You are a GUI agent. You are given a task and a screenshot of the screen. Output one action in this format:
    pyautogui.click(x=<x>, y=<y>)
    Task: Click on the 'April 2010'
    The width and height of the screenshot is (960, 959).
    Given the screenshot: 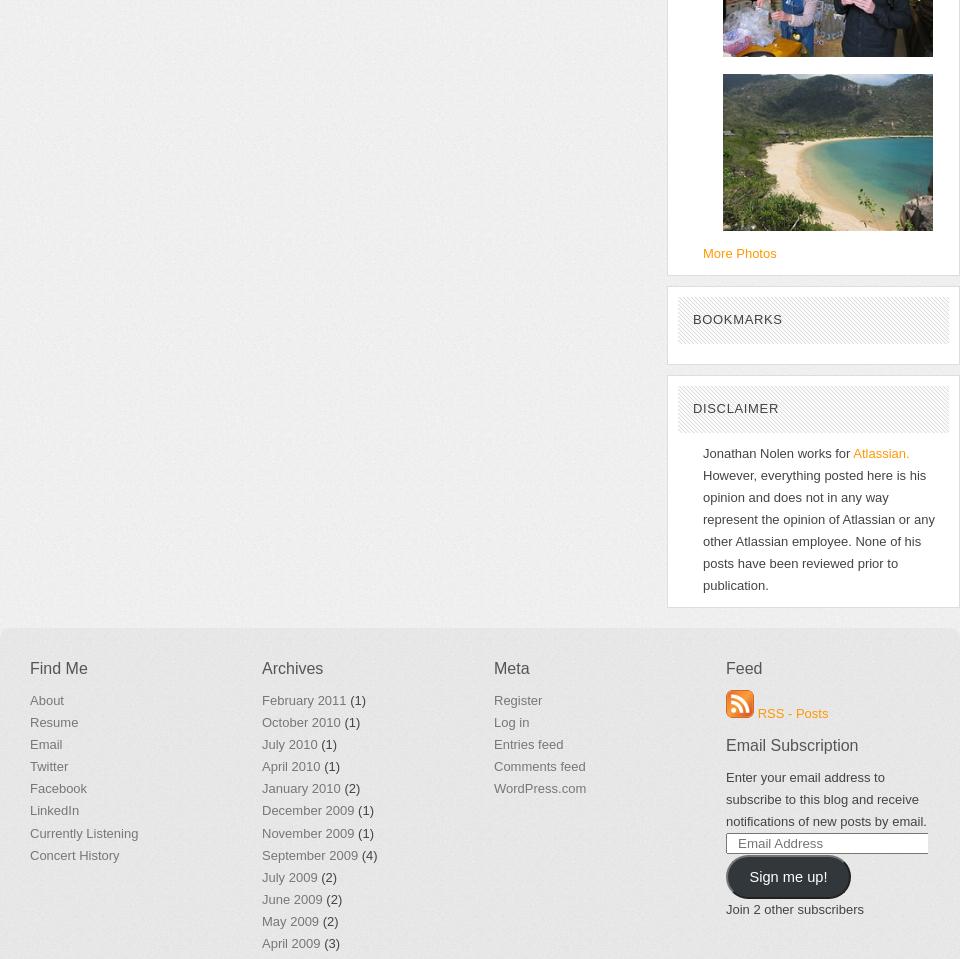 What is the action you would take?
    pyautogui.click(x=289, y=766)
    